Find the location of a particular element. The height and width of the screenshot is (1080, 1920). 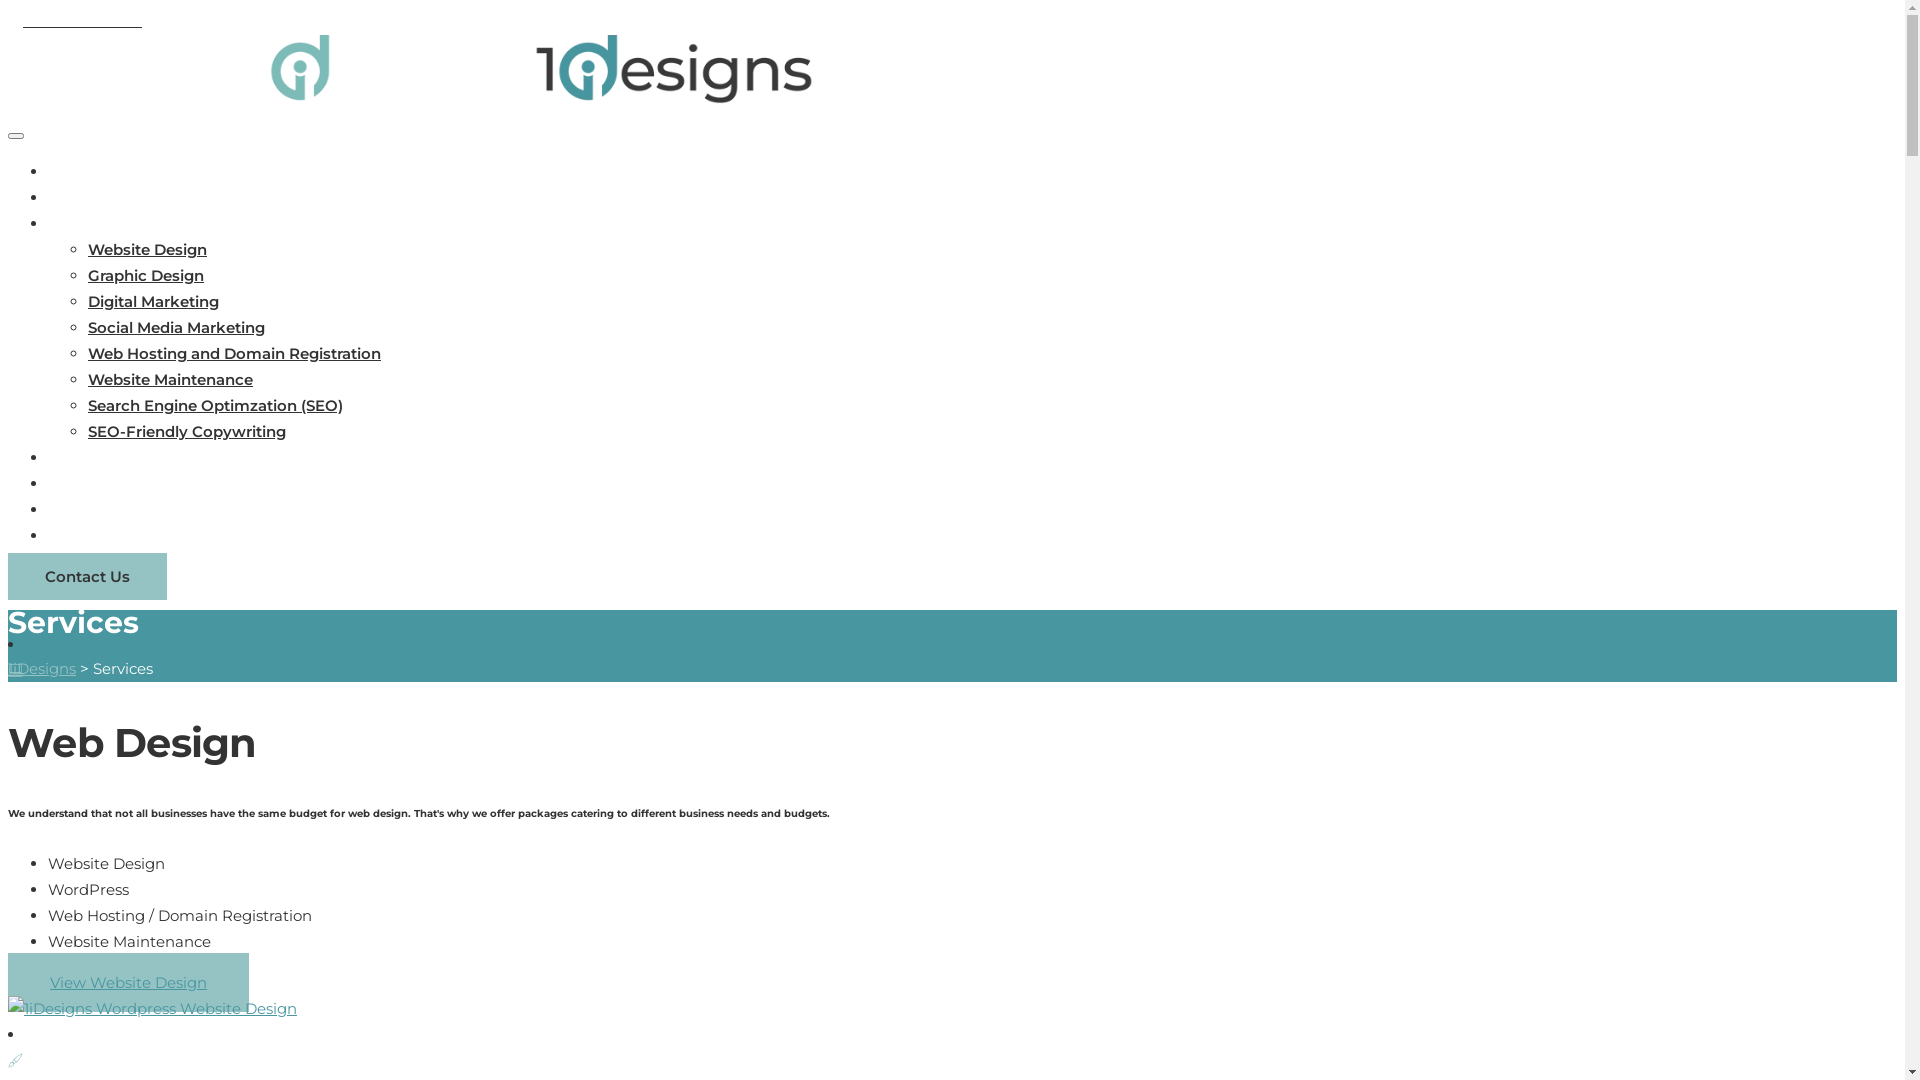

'Graphic Design' is located at coordinates (86, 275).